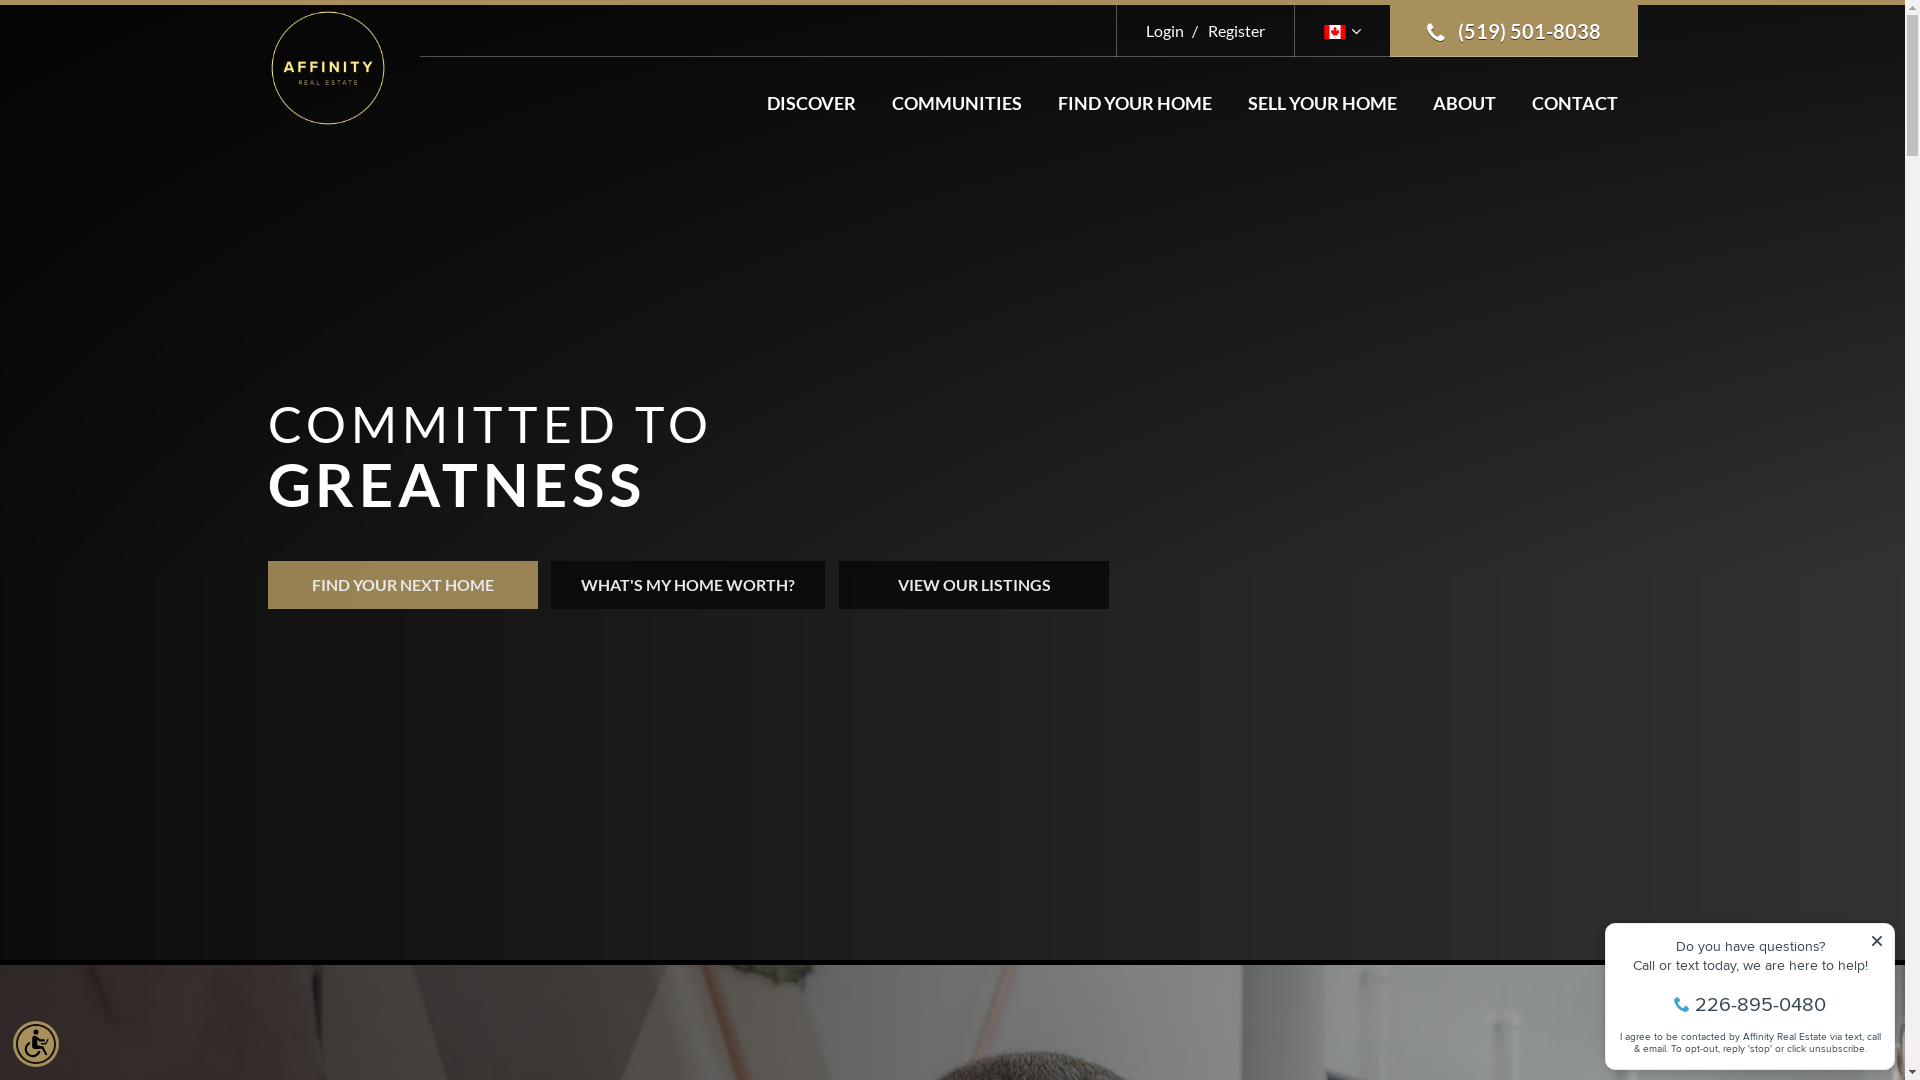 The width and height of the screenshot is (1920, 1080). Describe the element at coordinates (1342, 30) in the screenshot. I see `'Select Language'` at that location.